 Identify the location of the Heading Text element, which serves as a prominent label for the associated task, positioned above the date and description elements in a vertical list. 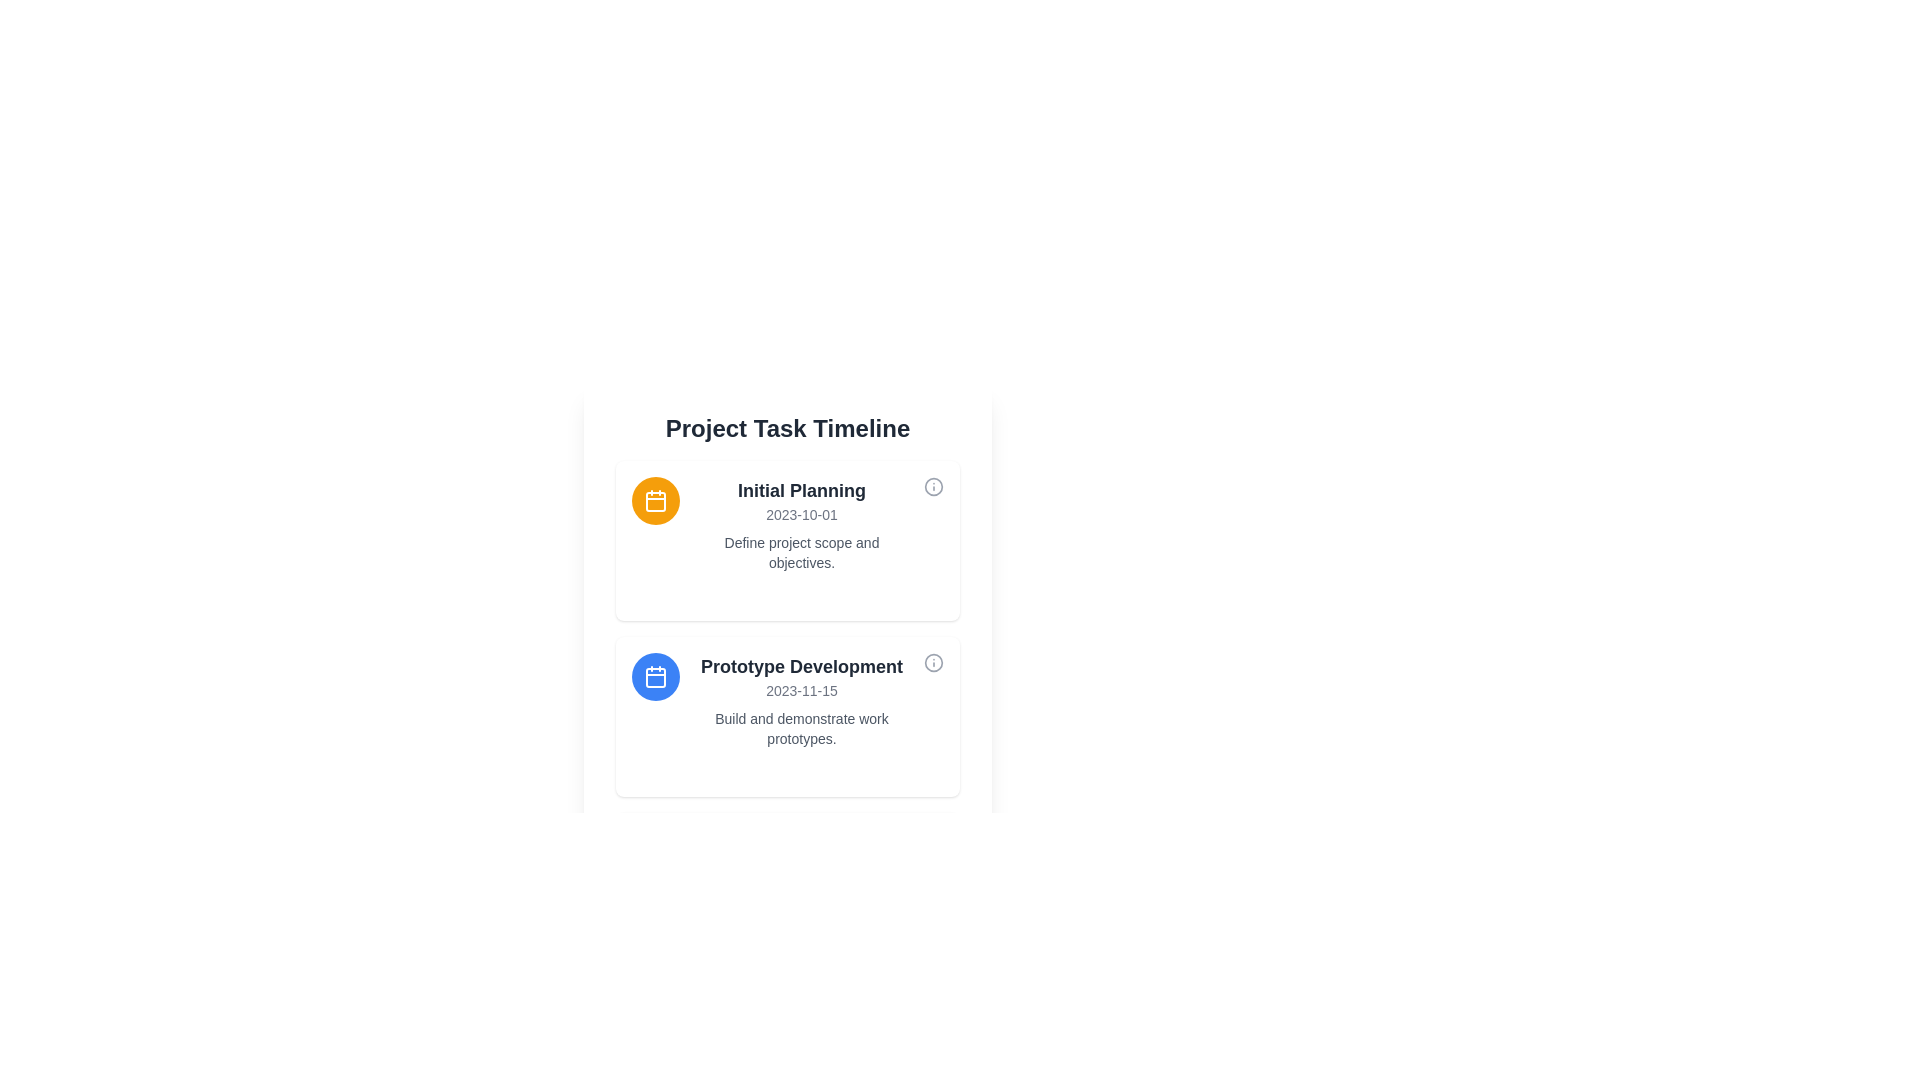
(801, 667).